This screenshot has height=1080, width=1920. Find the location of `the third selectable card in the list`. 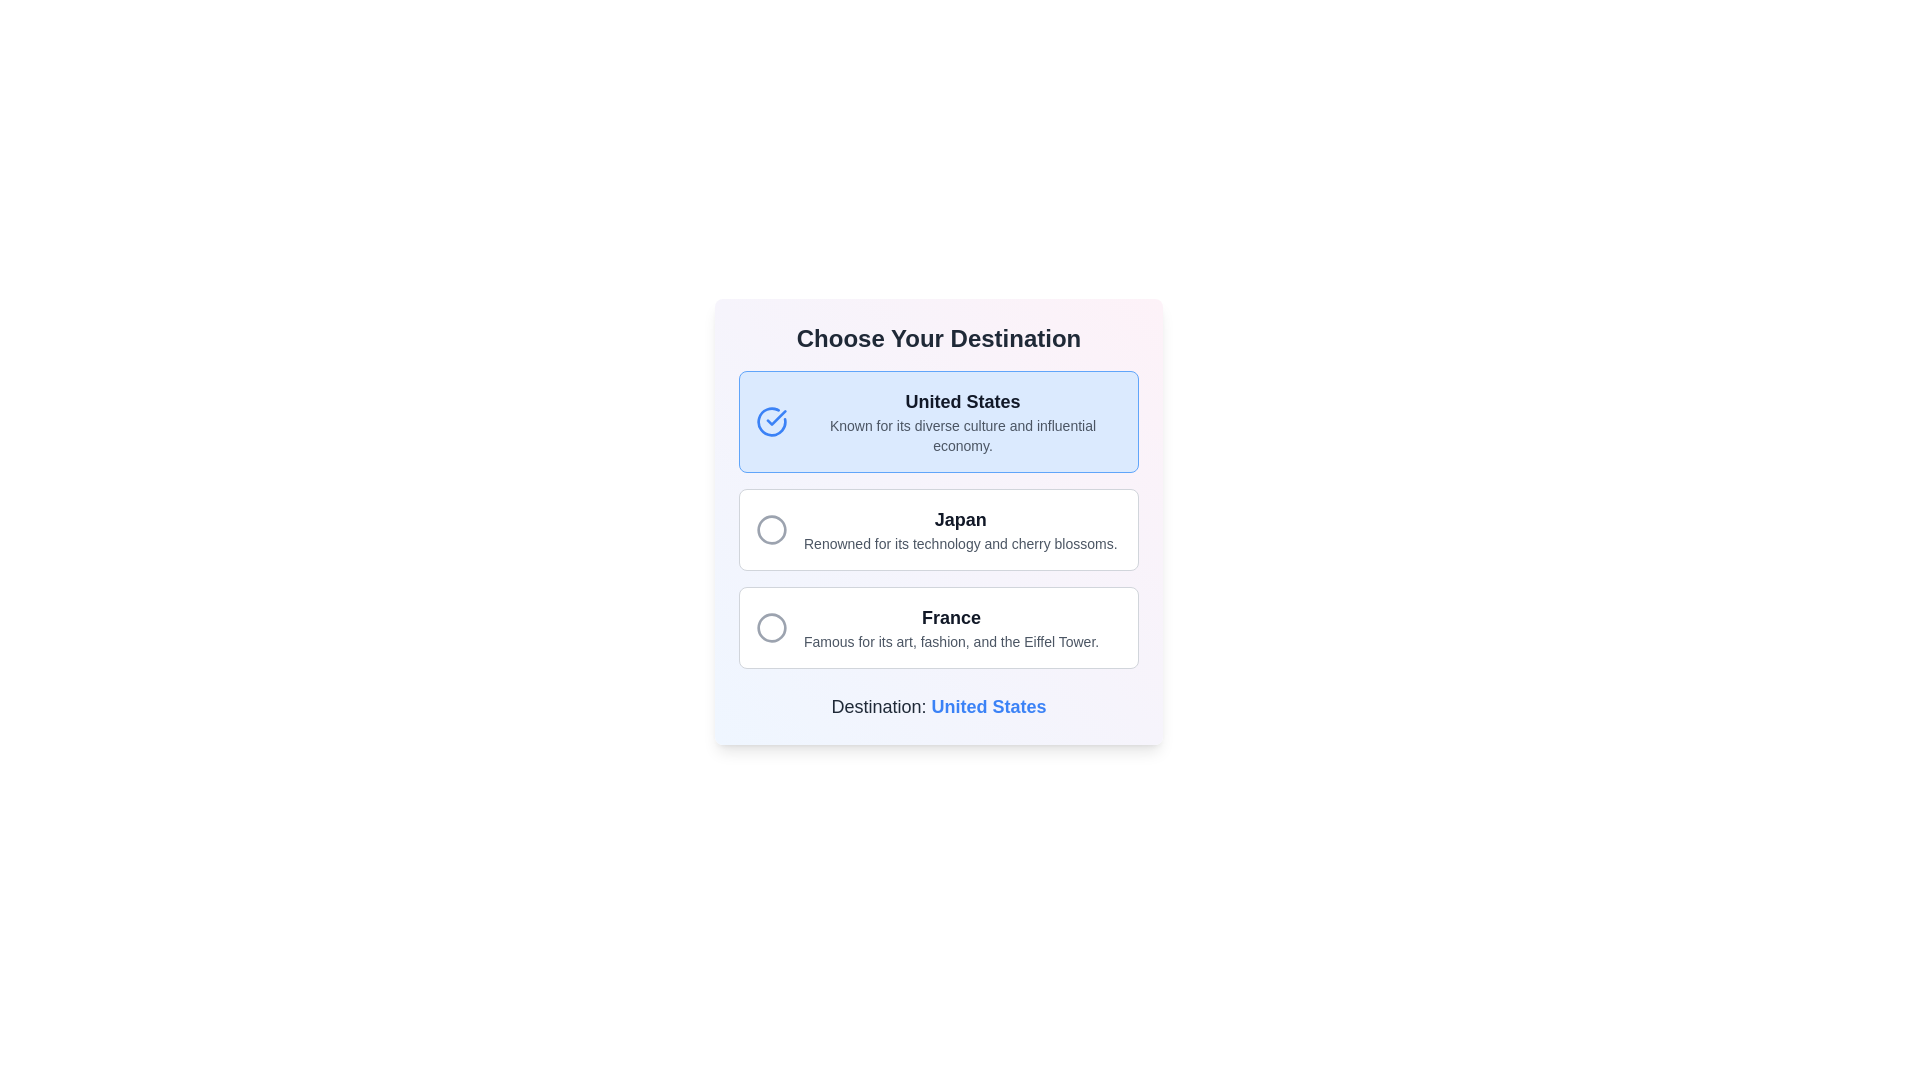

the third selectable card in the list is located at coordinates (938, 627).